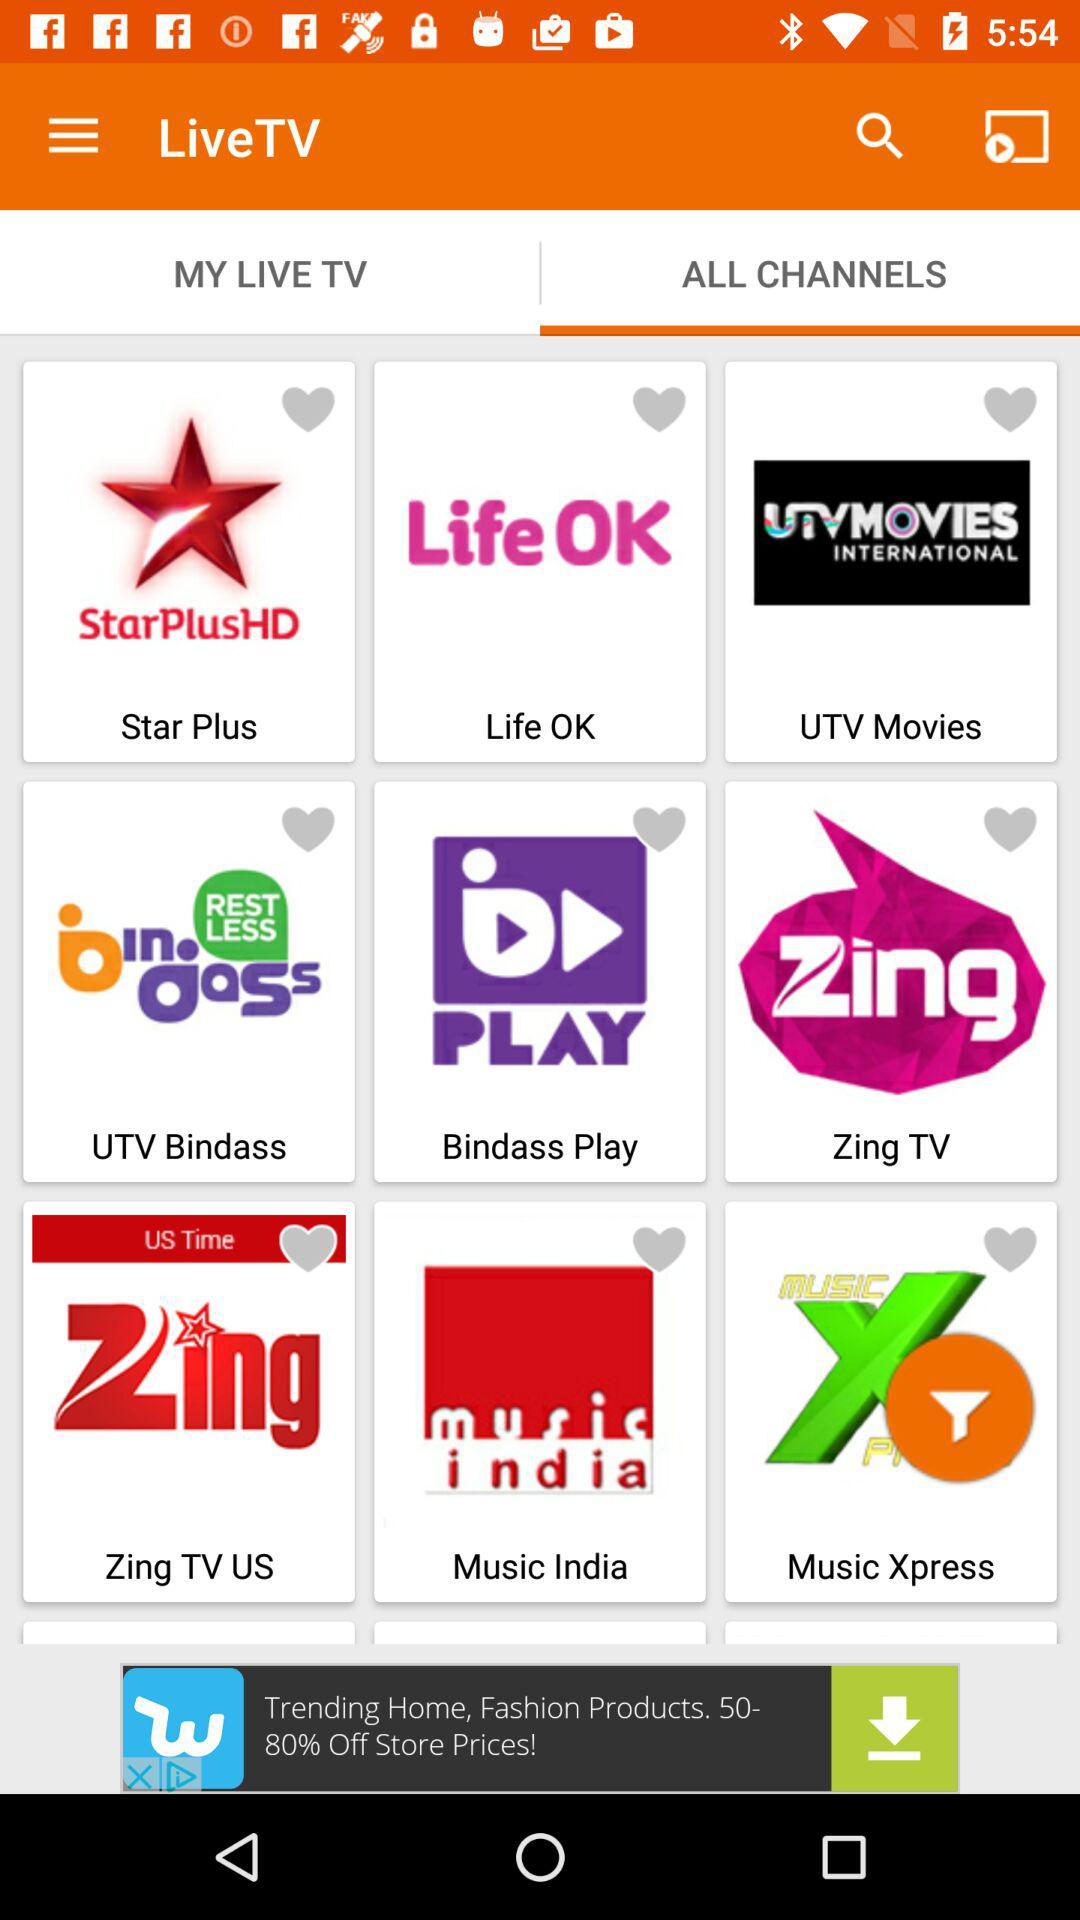  Describe the element at coordinates (308, 1247) in the screenshot. I see `to add in favourite channel` at that location.